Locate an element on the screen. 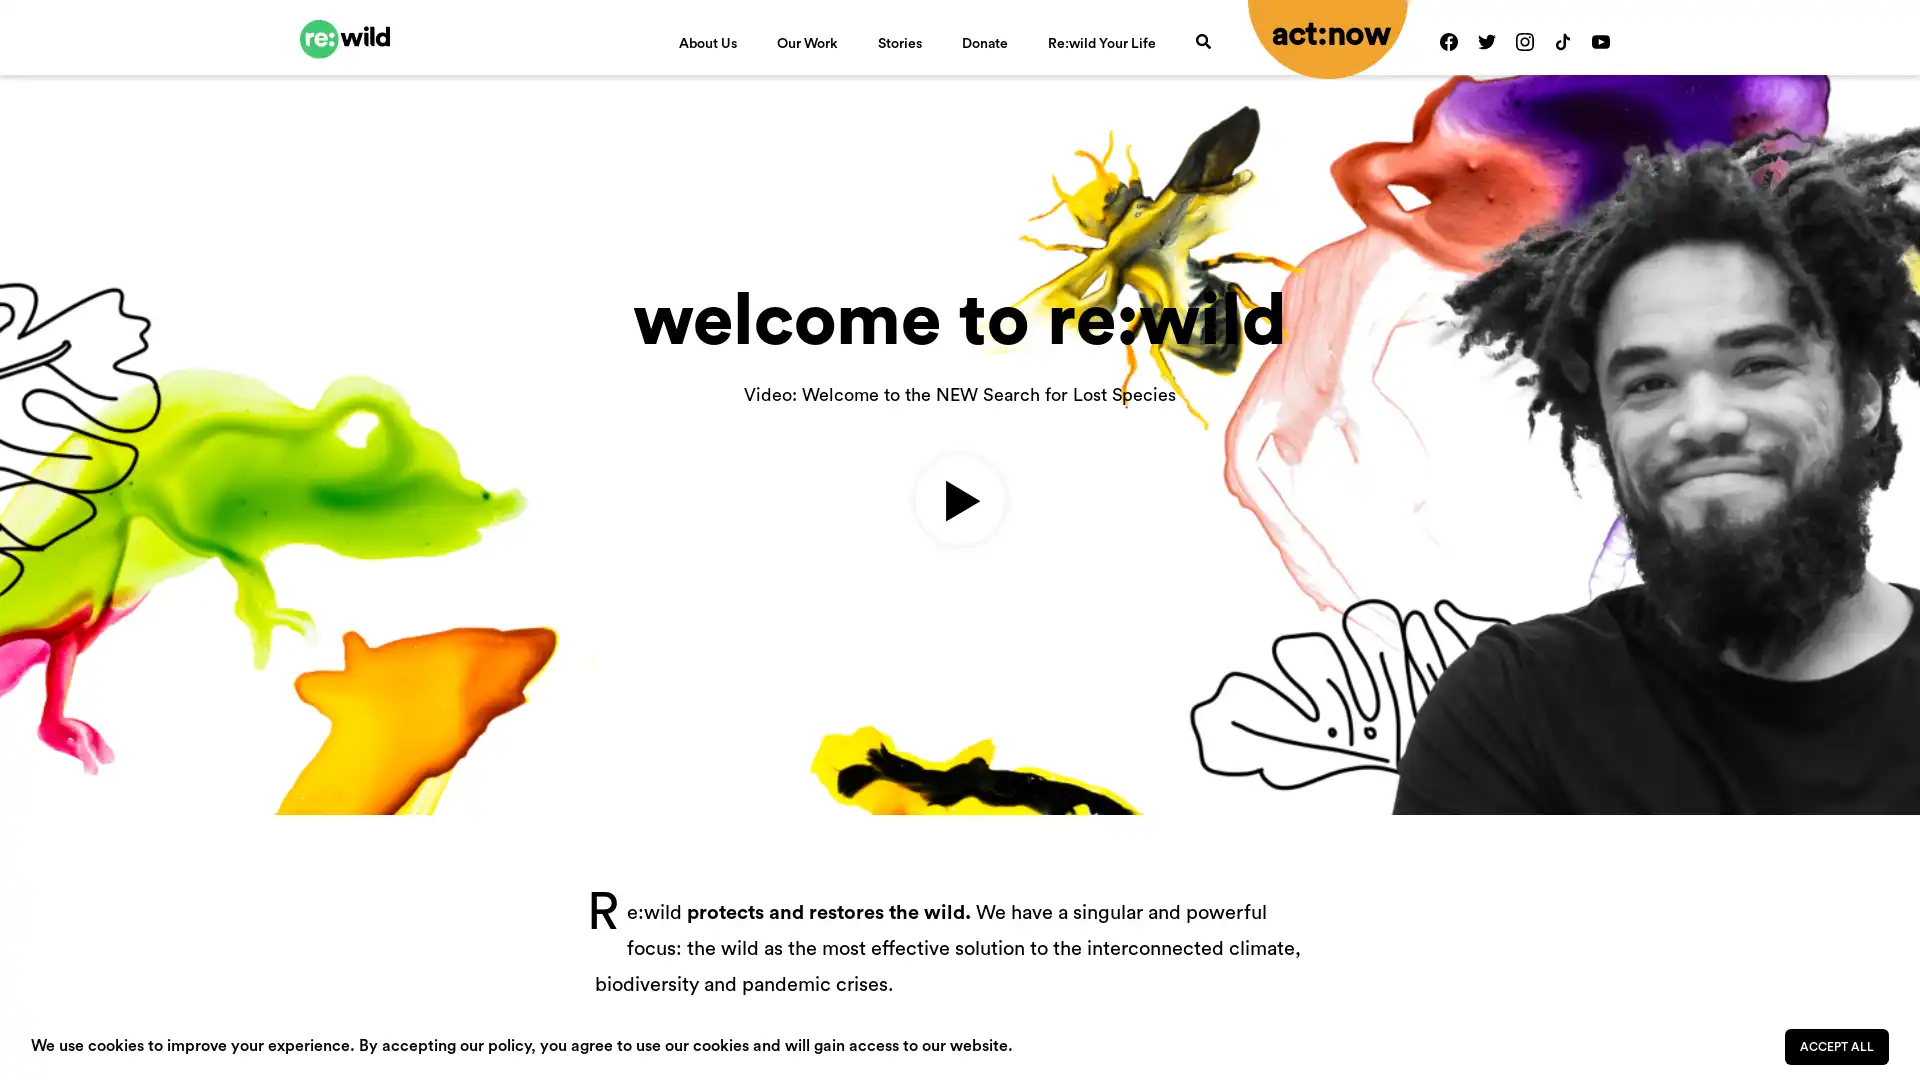 This screenshot has width=1920, height=1080. play is located at coordinates (48, 676).